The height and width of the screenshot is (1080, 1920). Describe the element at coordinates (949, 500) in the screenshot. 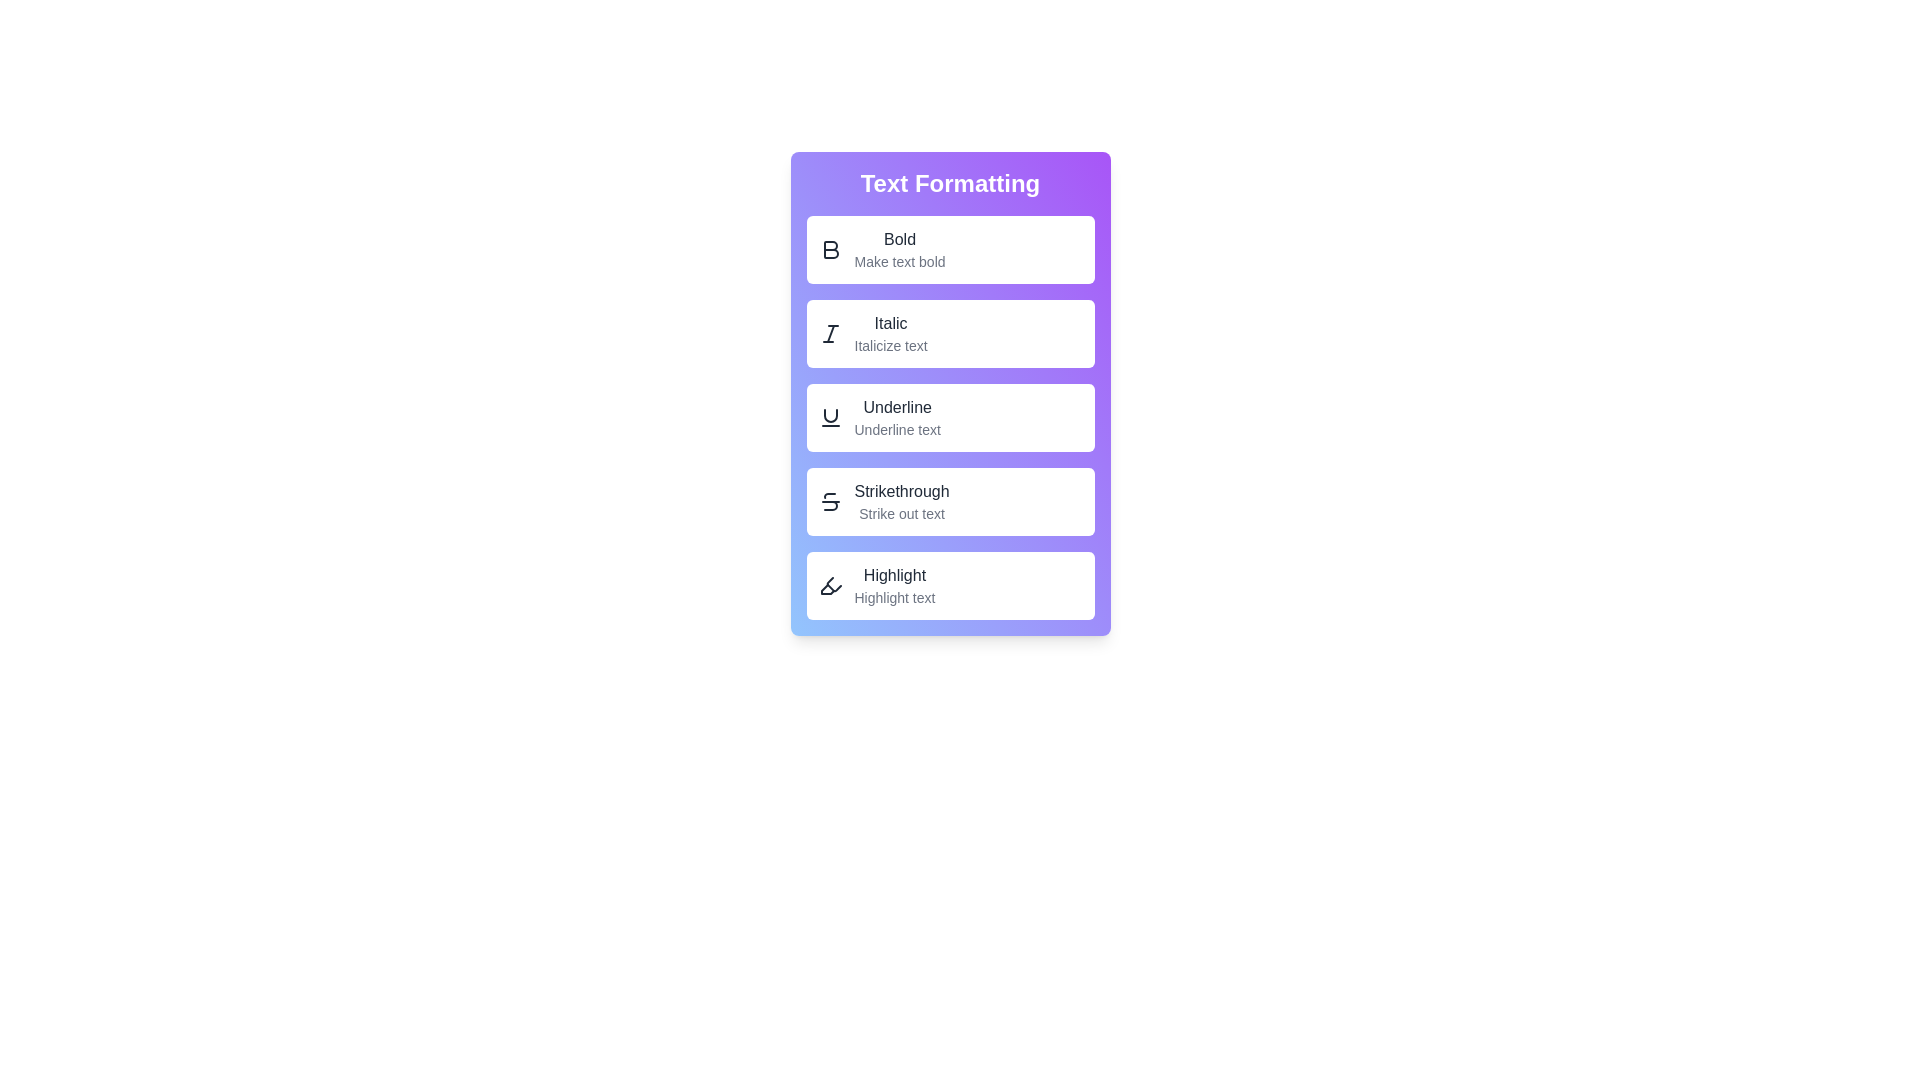

I see `the 'Strikethrough' button to apply strikethrough formatting` at that location.